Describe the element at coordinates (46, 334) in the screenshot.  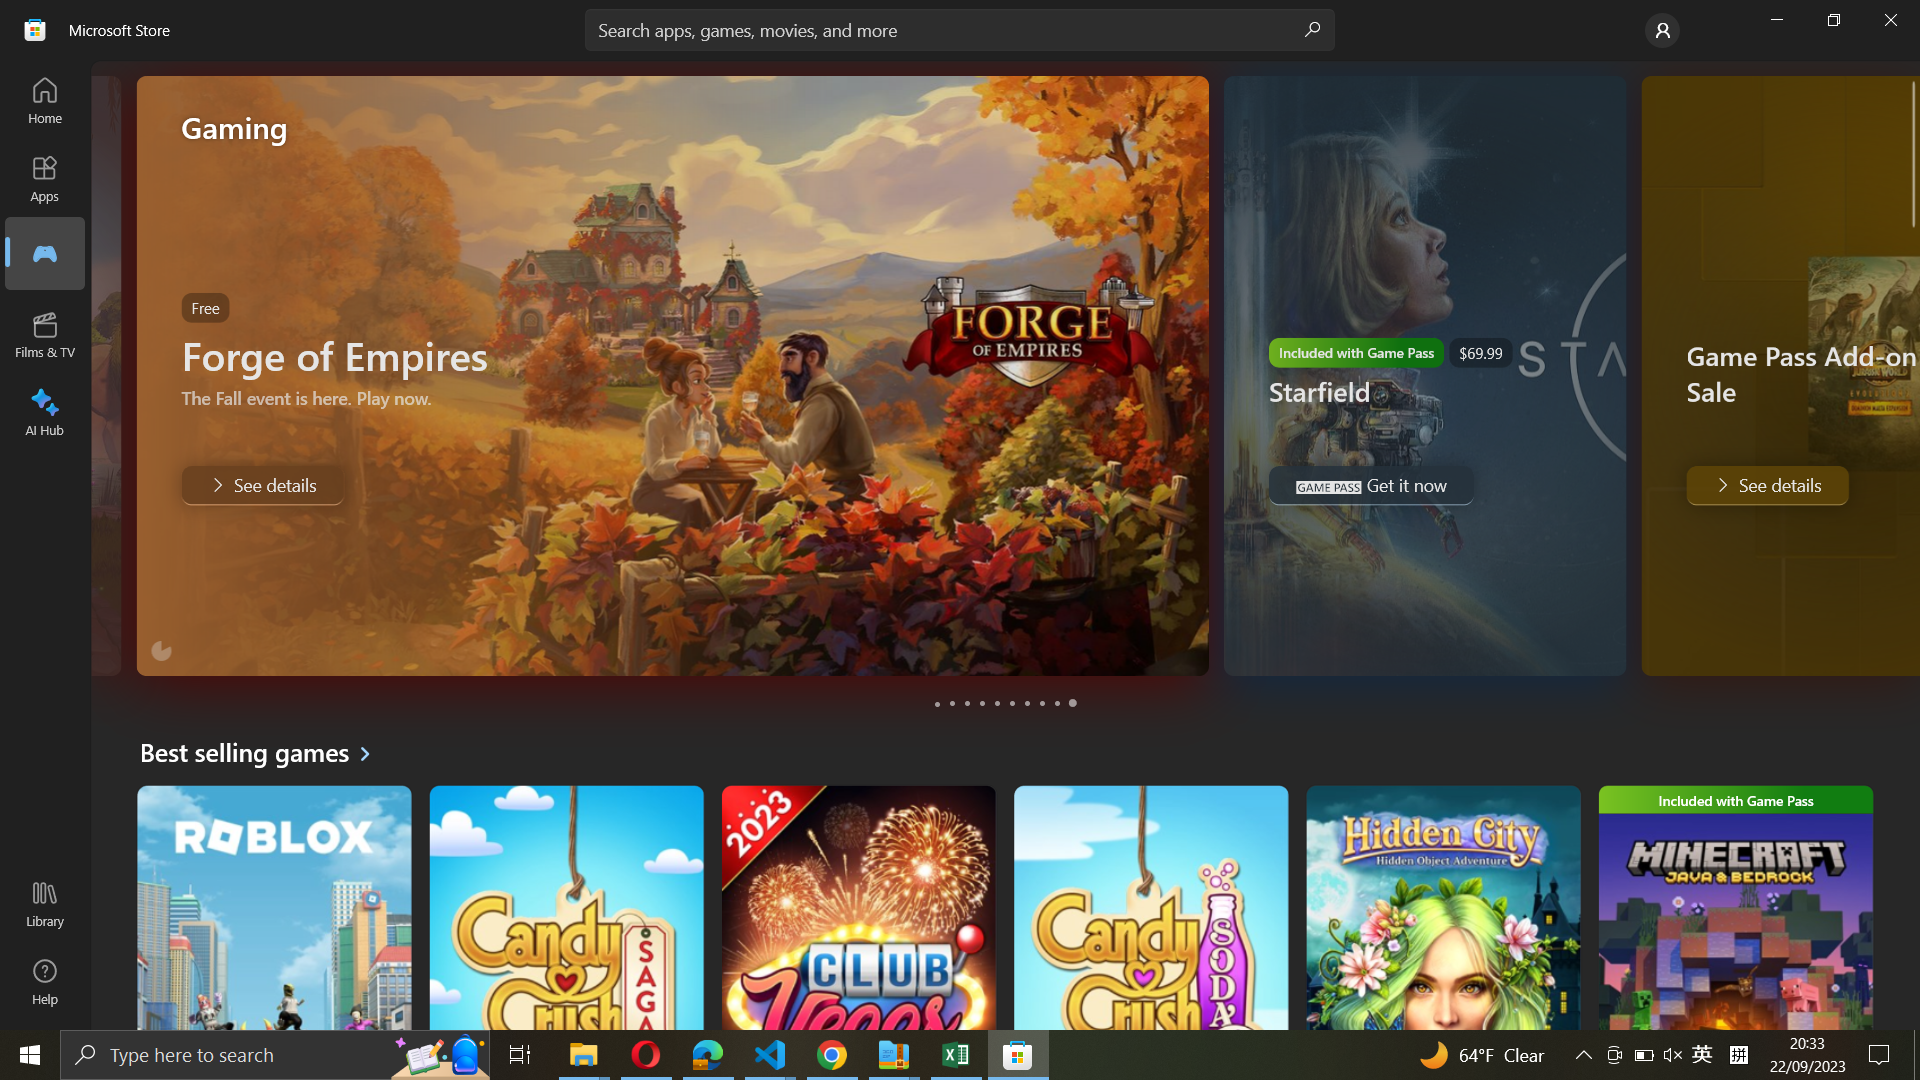
I see `Go to Films & TV section` at that location.